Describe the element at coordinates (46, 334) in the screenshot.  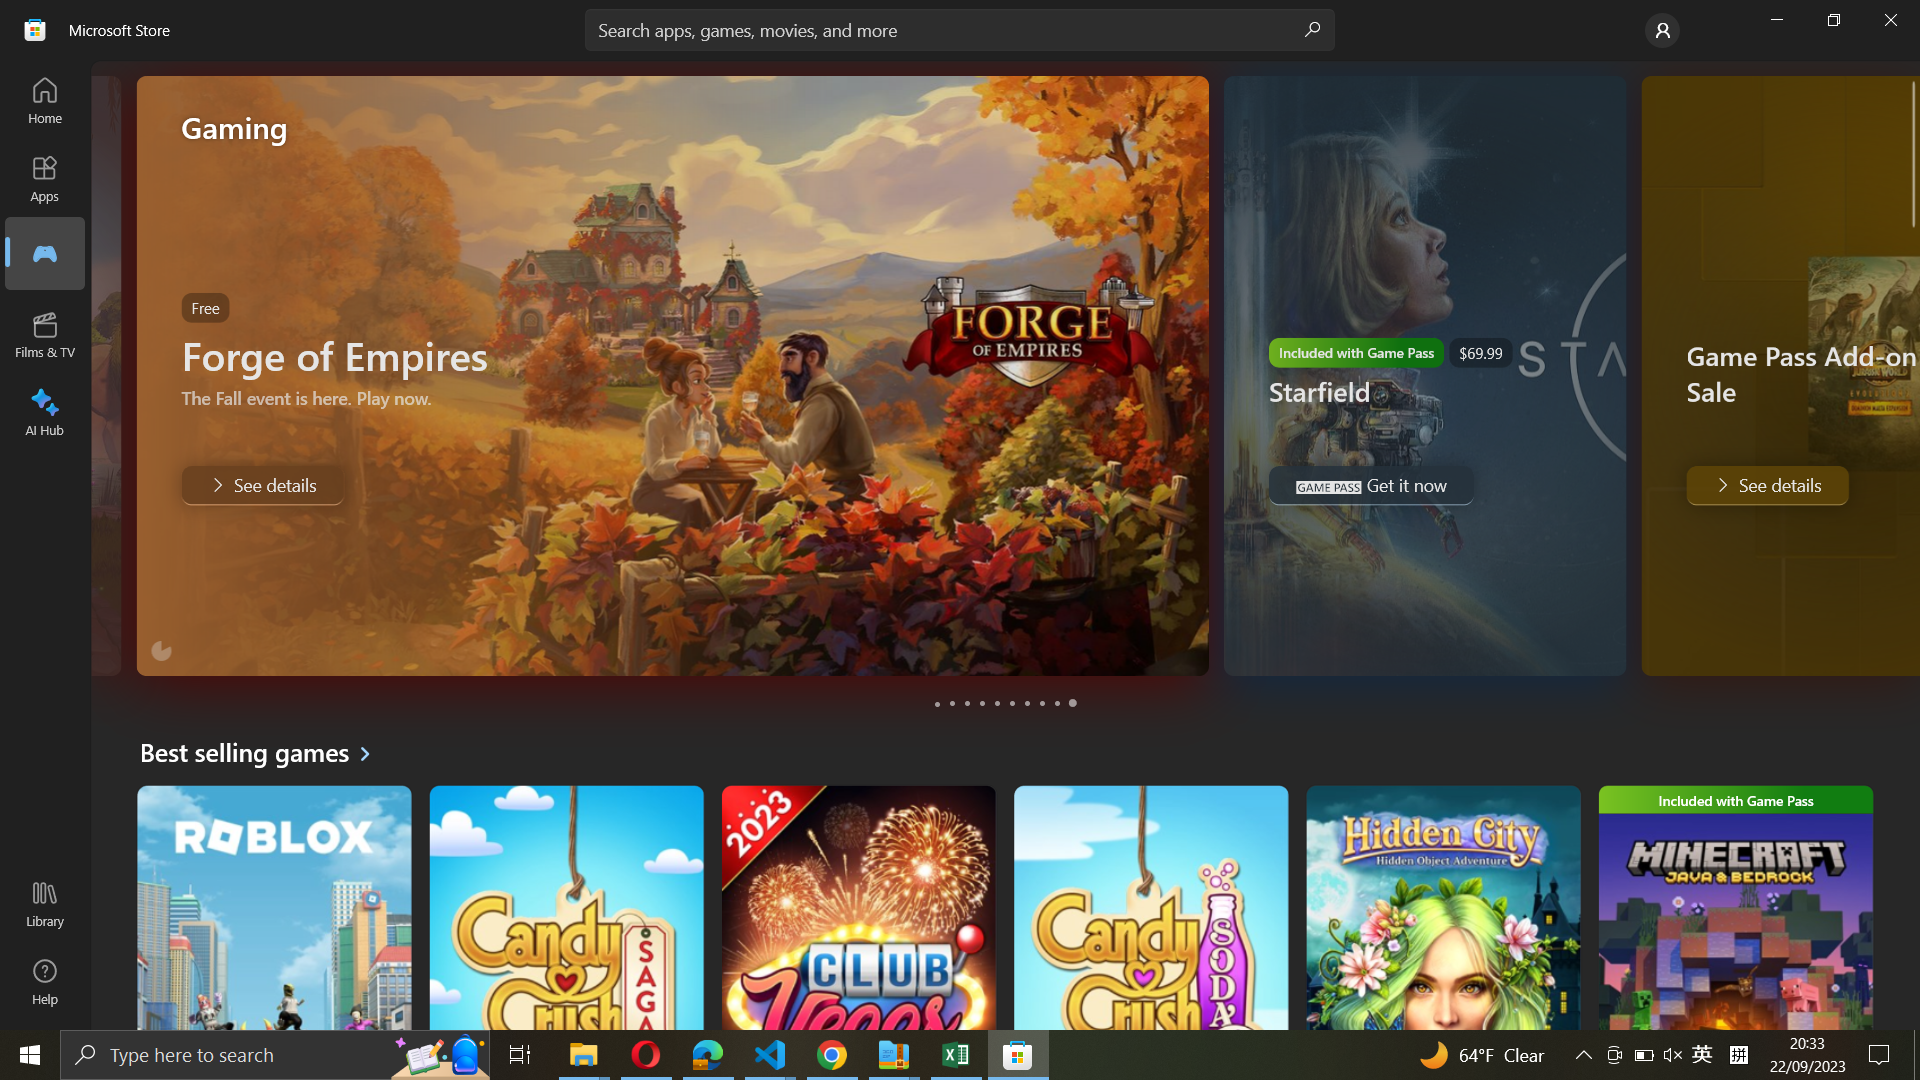
I see `Go to Films & TV section` at that location.